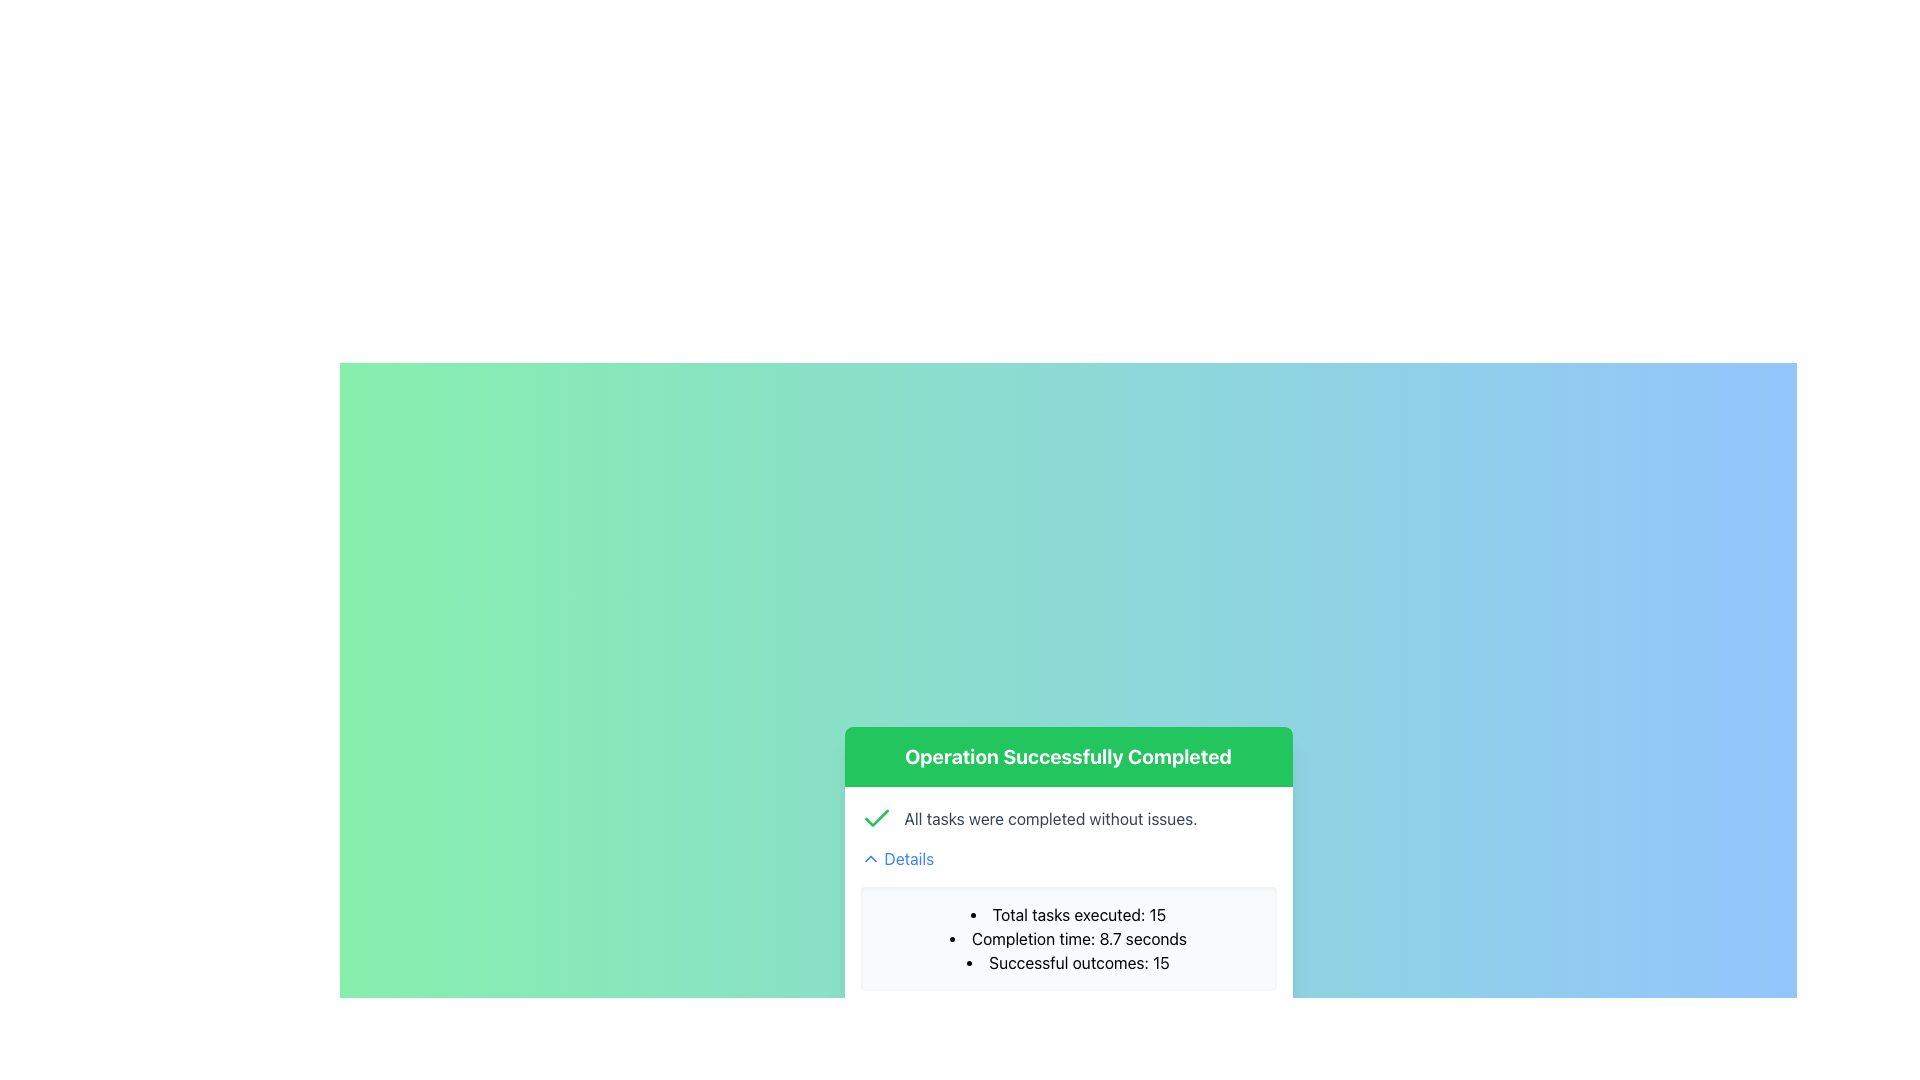 The image size is (1920, 1080). What do you see at coordinates (1067, 938) in the screenshot?
I see `the text element that reads 'Completion time: 8.7 seconds', which is the second item in a three-item bulleted list under the title 'Operation Successfully Completed'` at bounding box center [1067, 938].